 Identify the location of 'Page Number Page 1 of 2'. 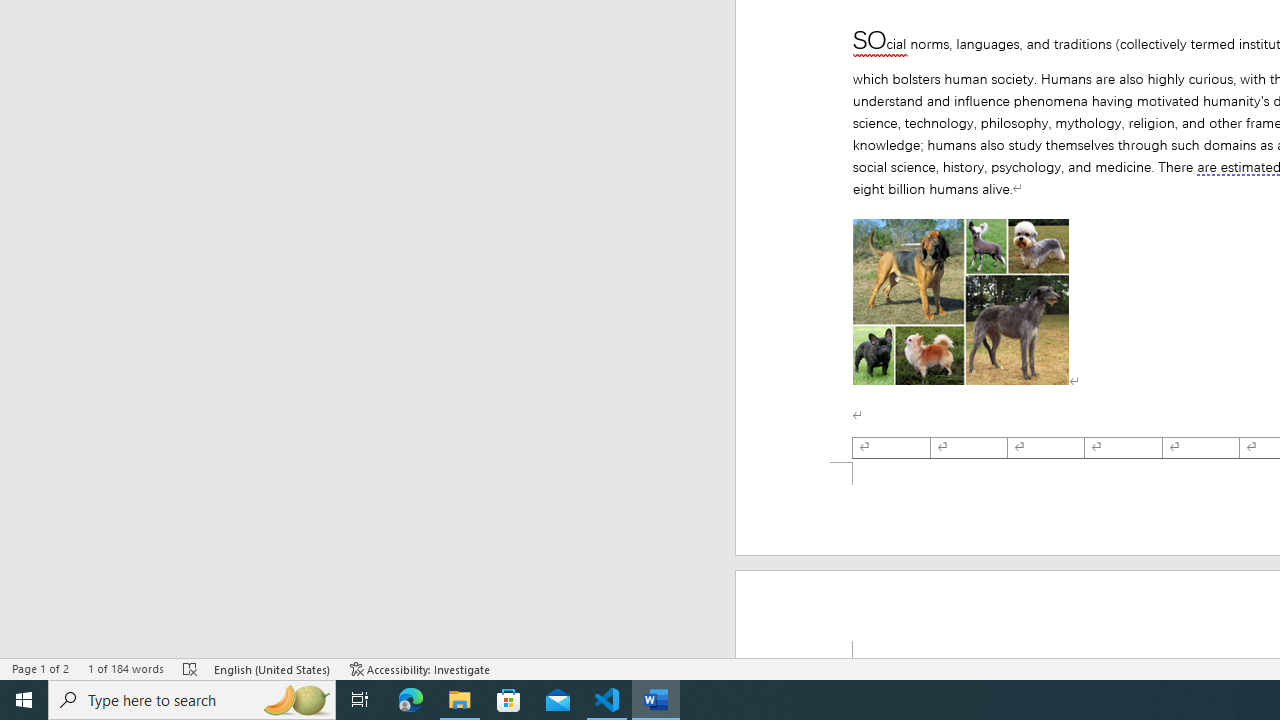
(40, 669).